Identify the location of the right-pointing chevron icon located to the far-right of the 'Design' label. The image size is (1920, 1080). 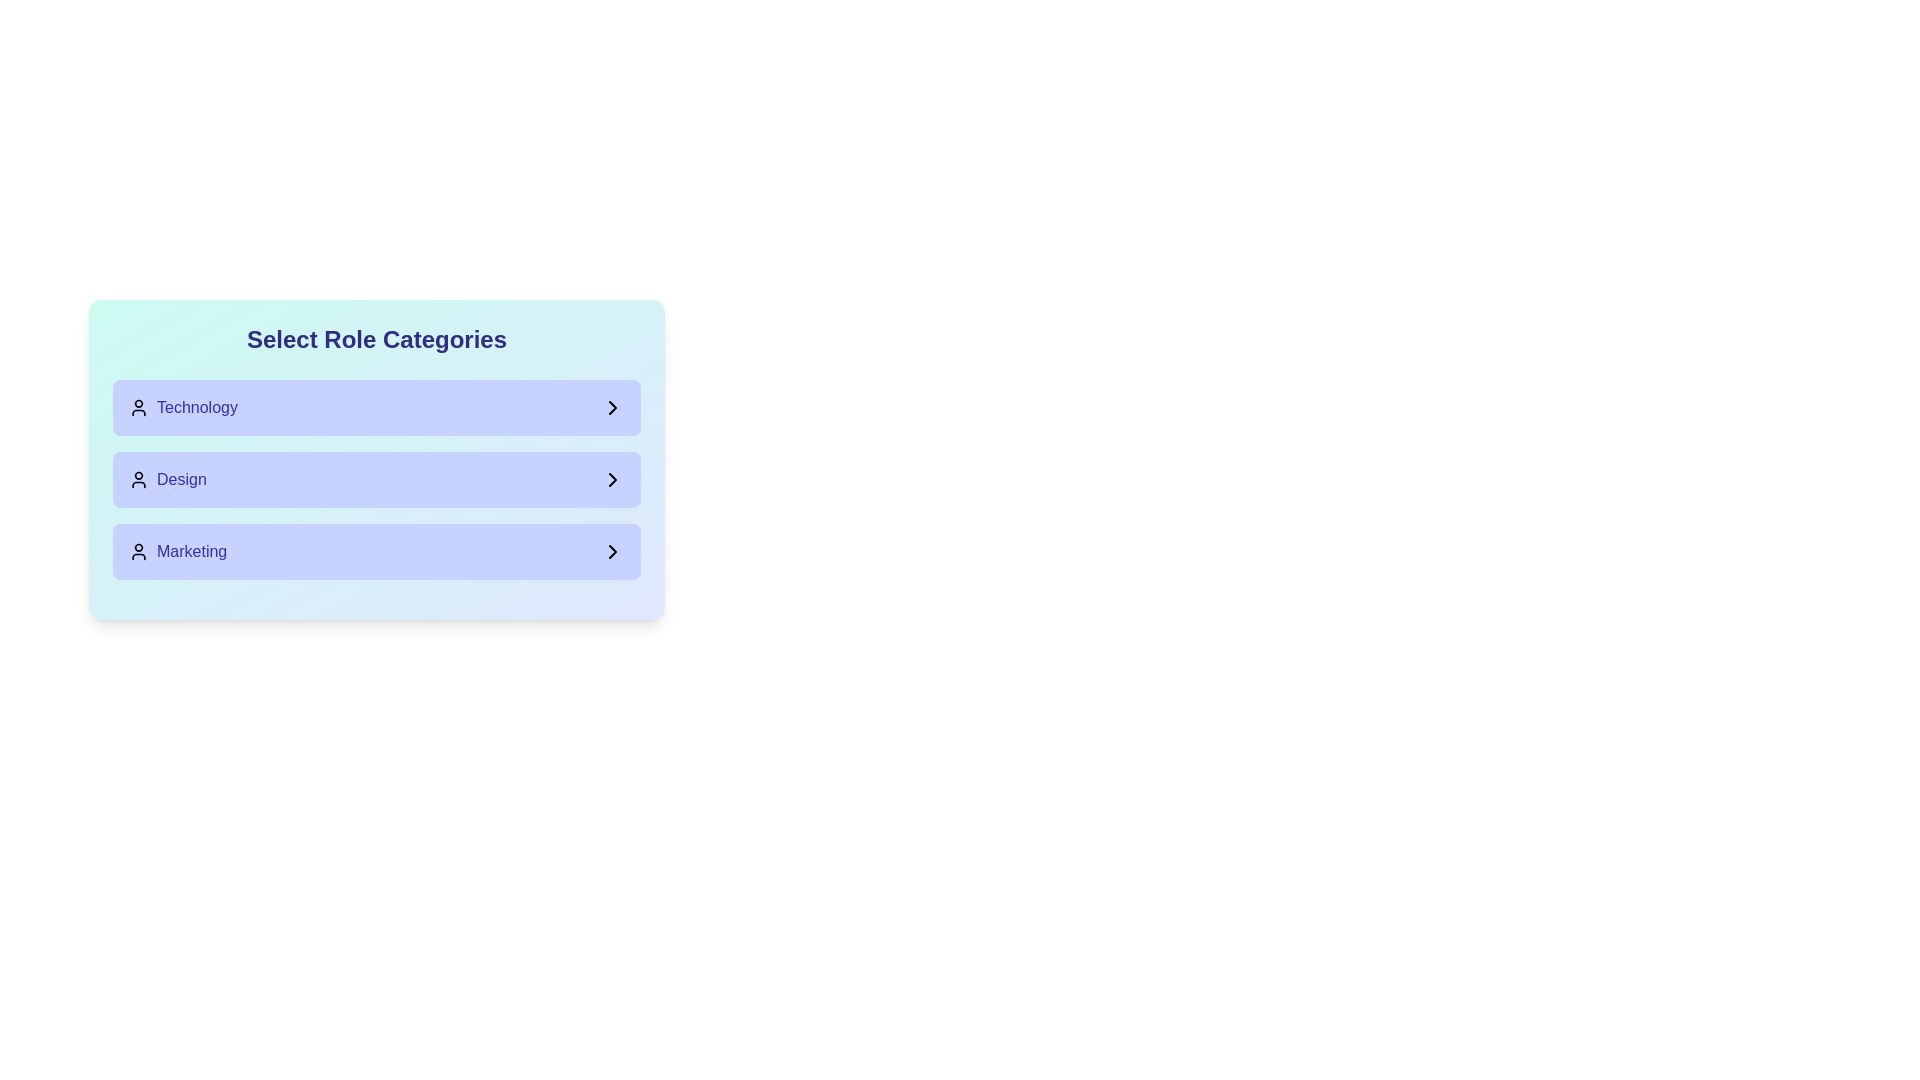
(612, 479).